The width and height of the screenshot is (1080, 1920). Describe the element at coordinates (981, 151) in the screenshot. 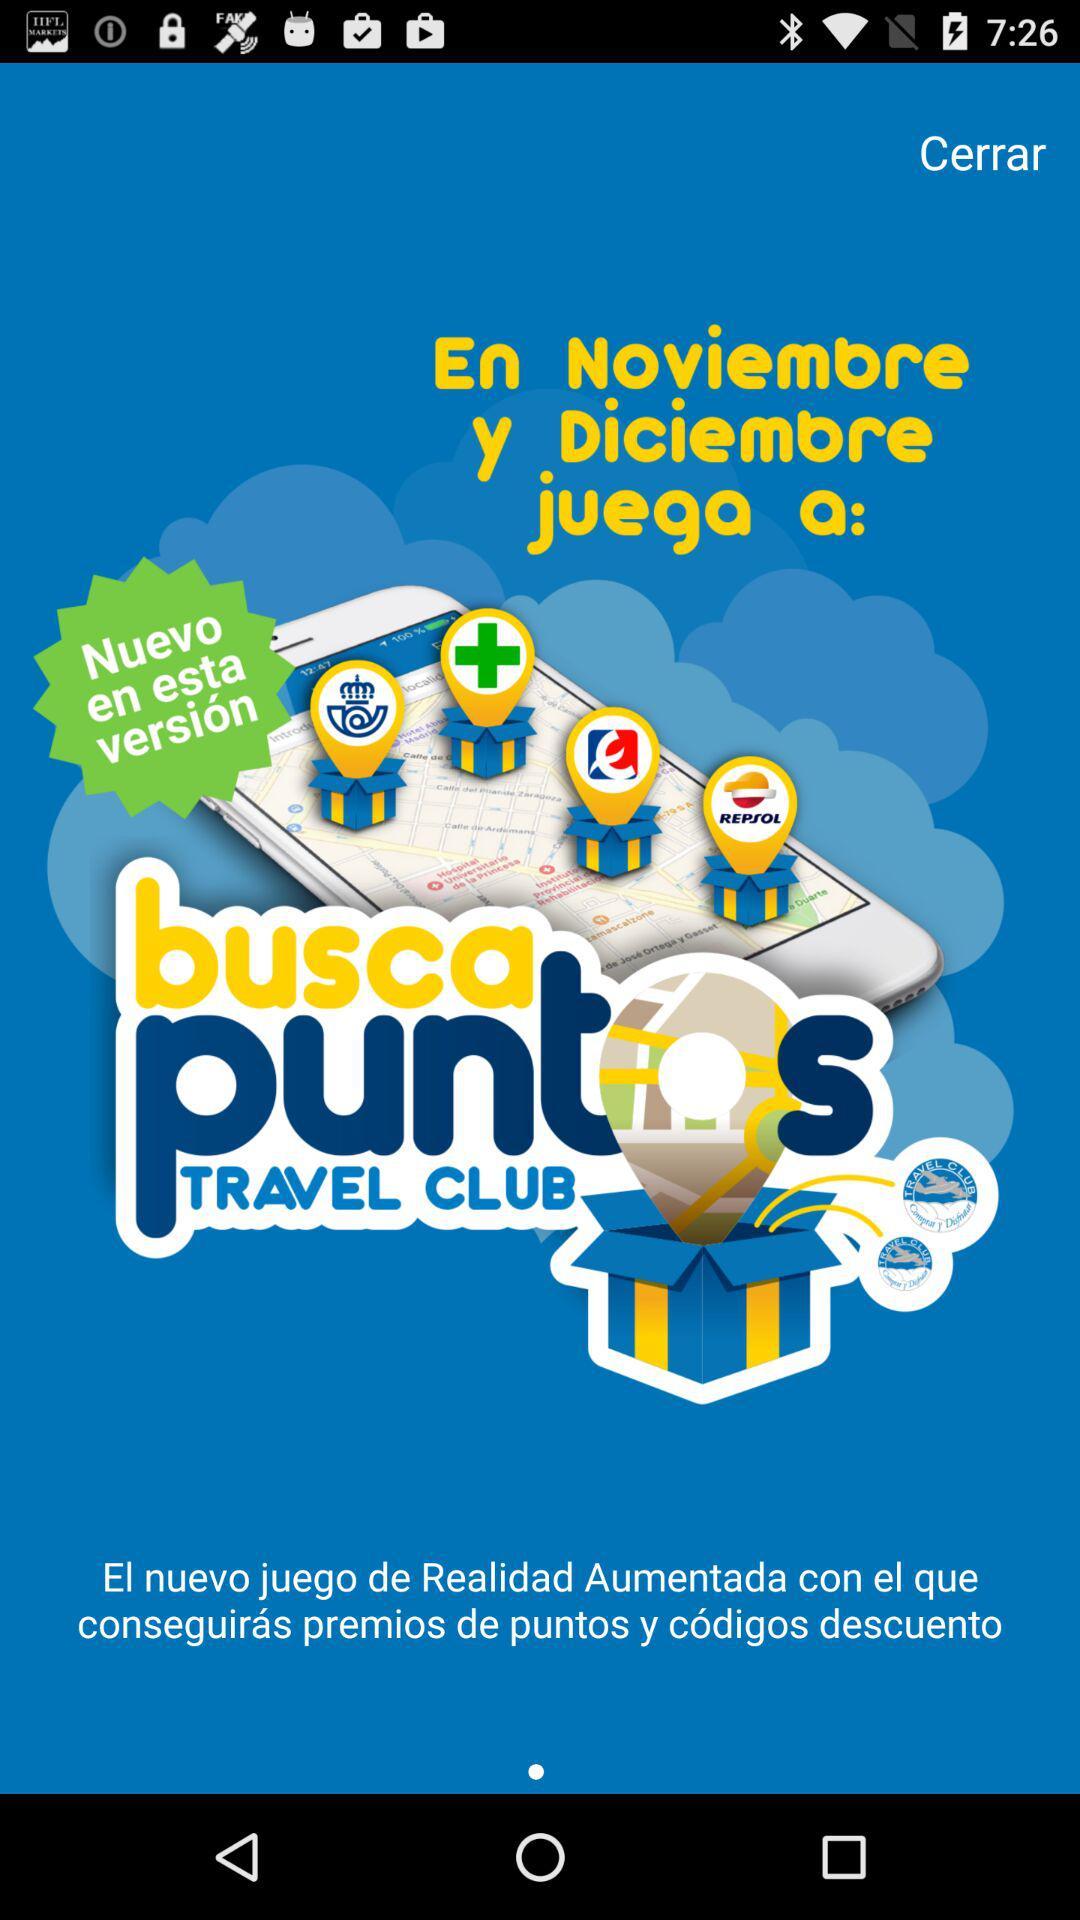

I see `cerrar at the top right corner` at that location.